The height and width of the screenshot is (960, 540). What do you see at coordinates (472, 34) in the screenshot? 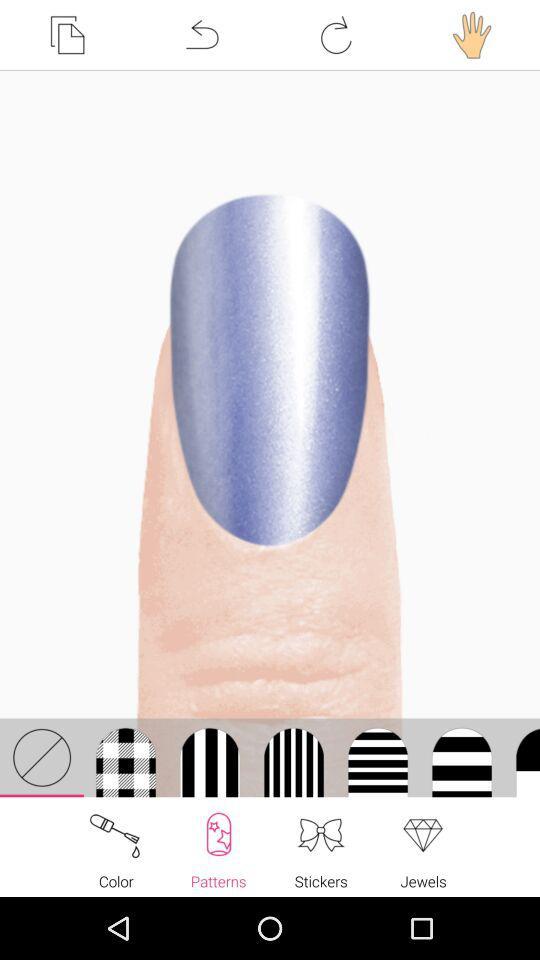
I see `the icon at the top right corner` at bounding box center [472, 34].